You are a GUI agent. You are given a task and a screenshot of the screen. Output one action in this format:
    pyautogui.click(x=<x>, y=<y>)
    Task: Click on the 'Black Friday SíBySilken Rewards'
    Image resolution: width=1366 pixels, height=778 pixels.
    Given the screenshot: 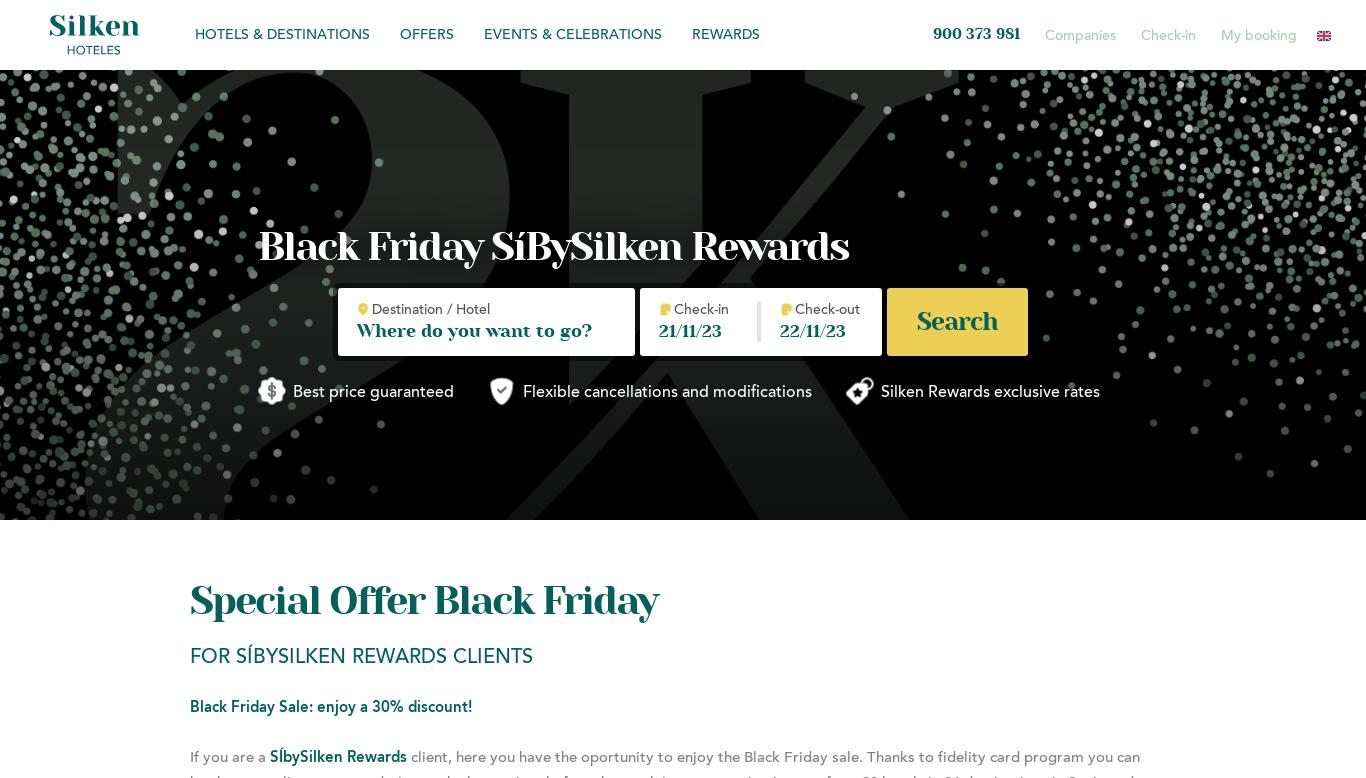 What is the action you would take?
    pyautogui.click(x=553, y=247)
    